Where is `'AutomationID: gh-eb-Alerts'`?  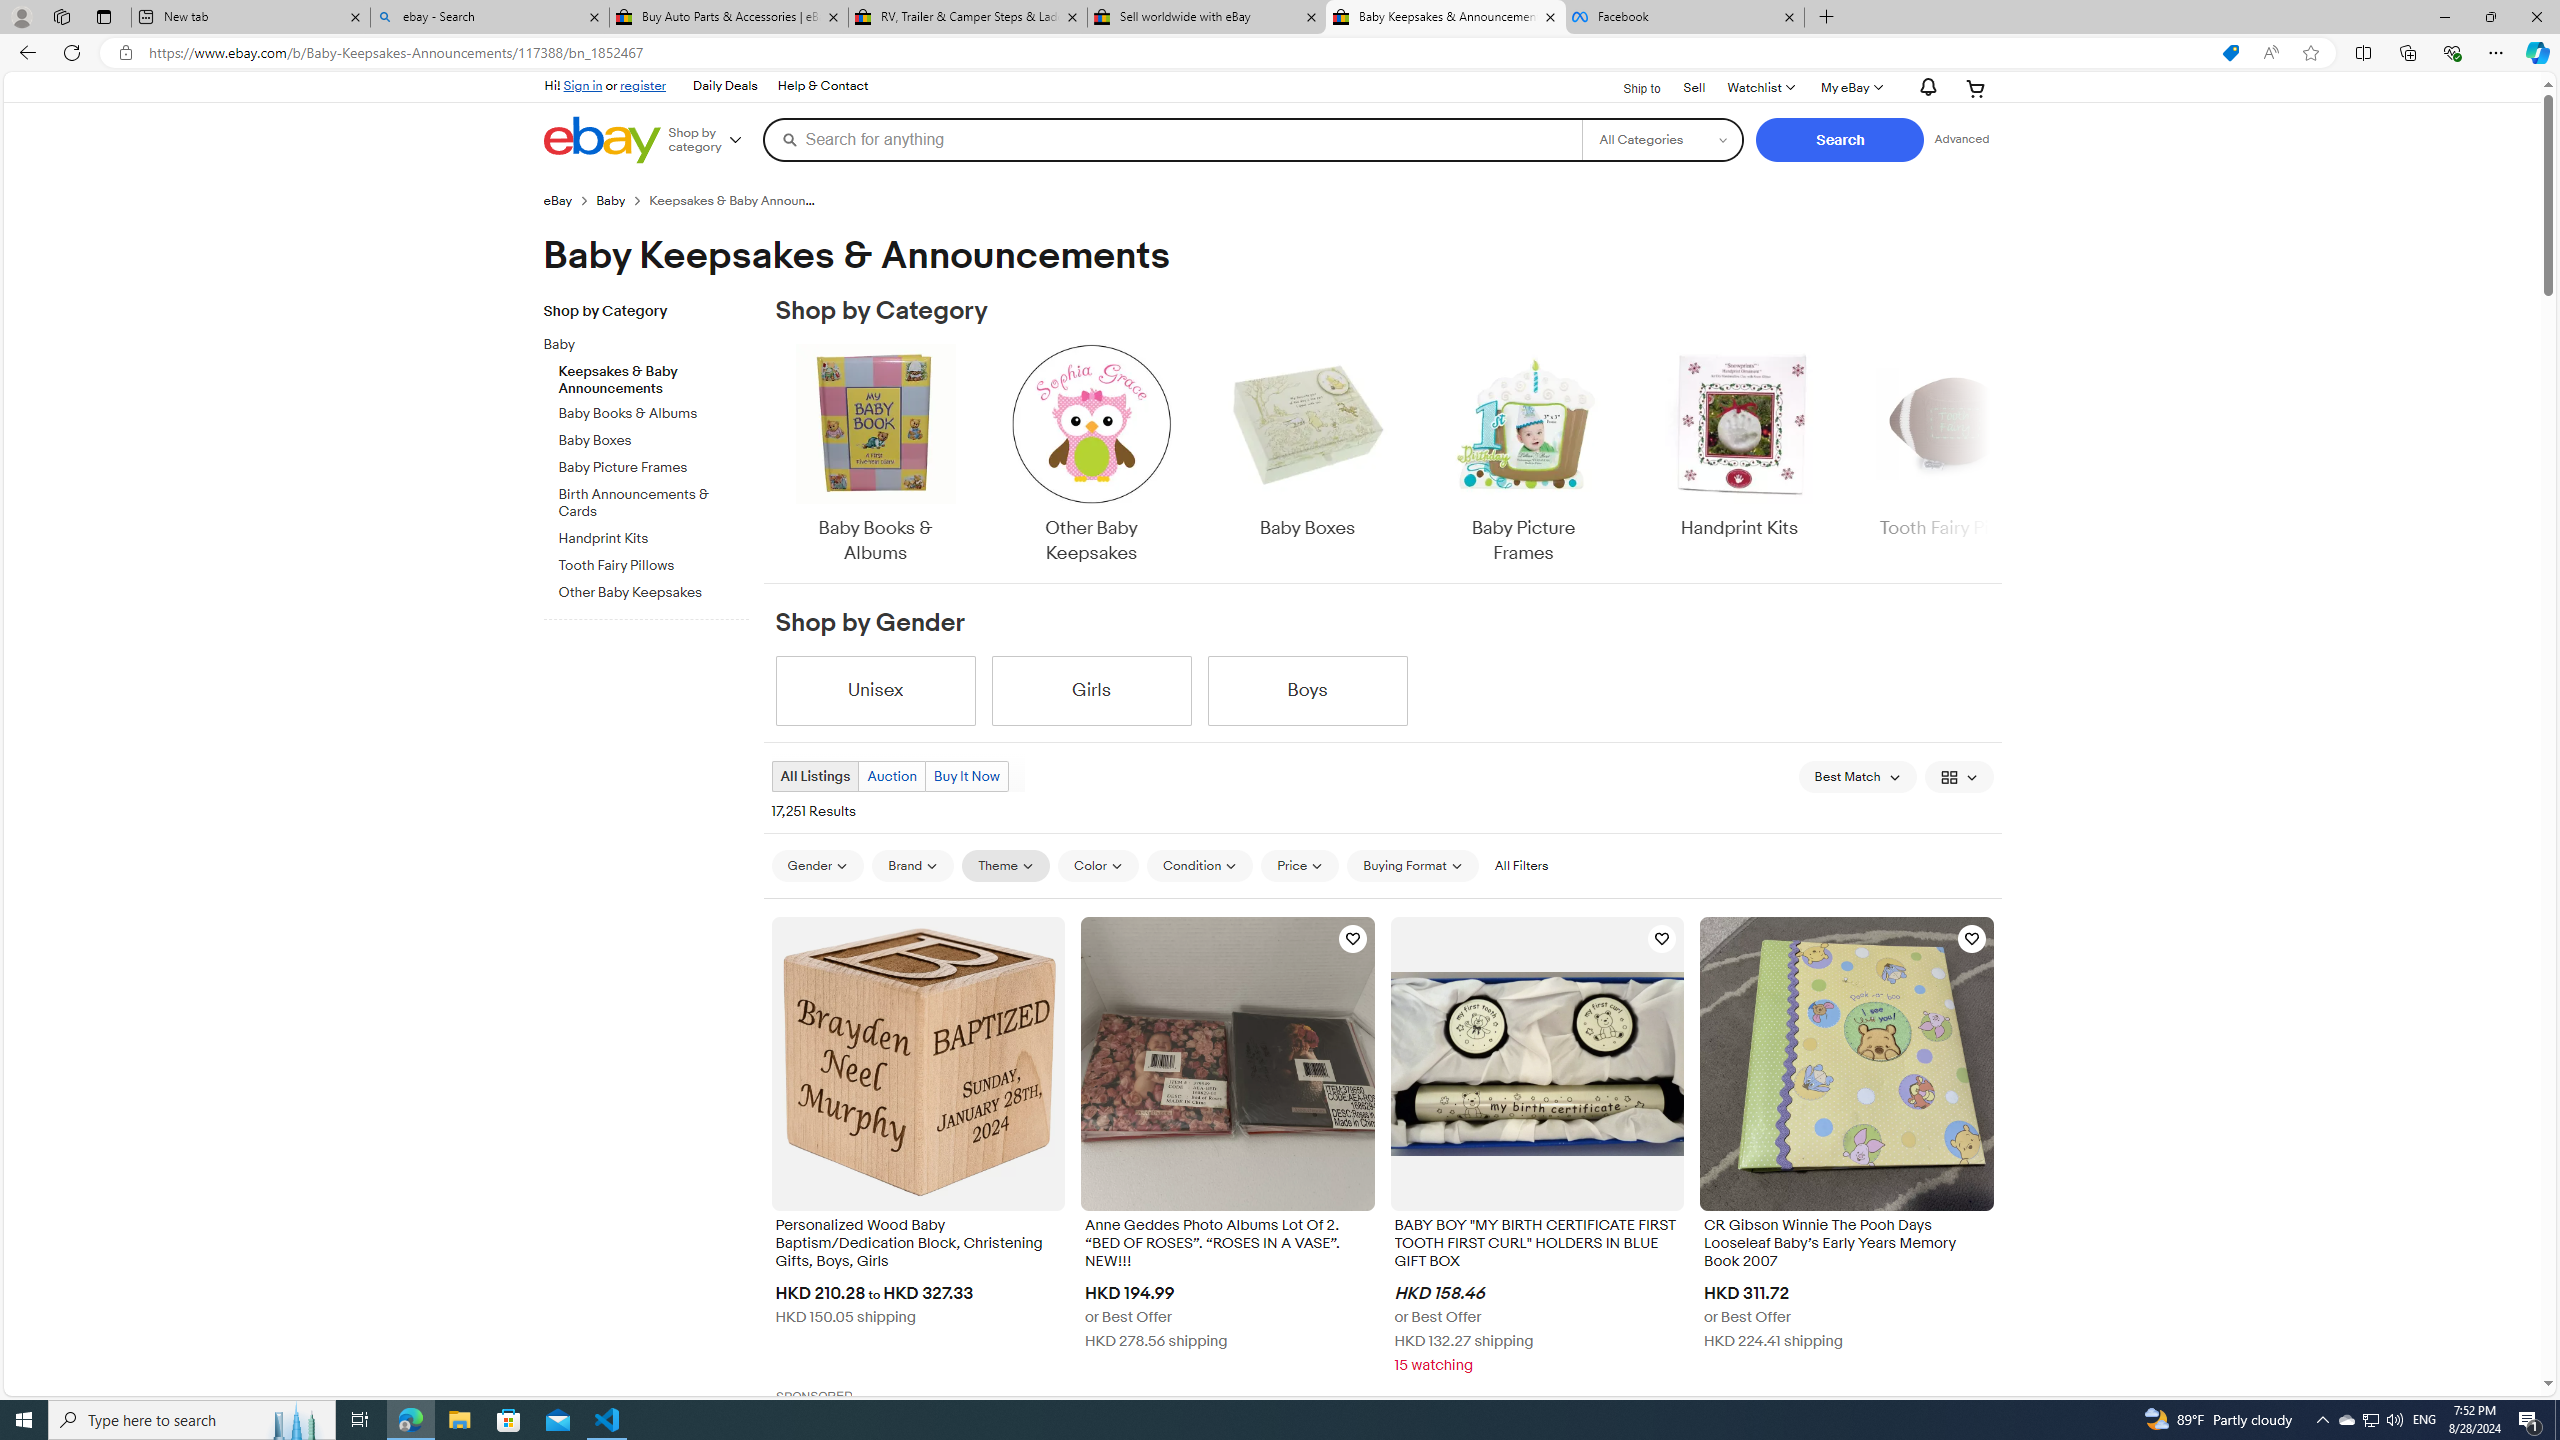
'AutomationID: gh-eb-Alerts' is located at coordinates (1924, 88).